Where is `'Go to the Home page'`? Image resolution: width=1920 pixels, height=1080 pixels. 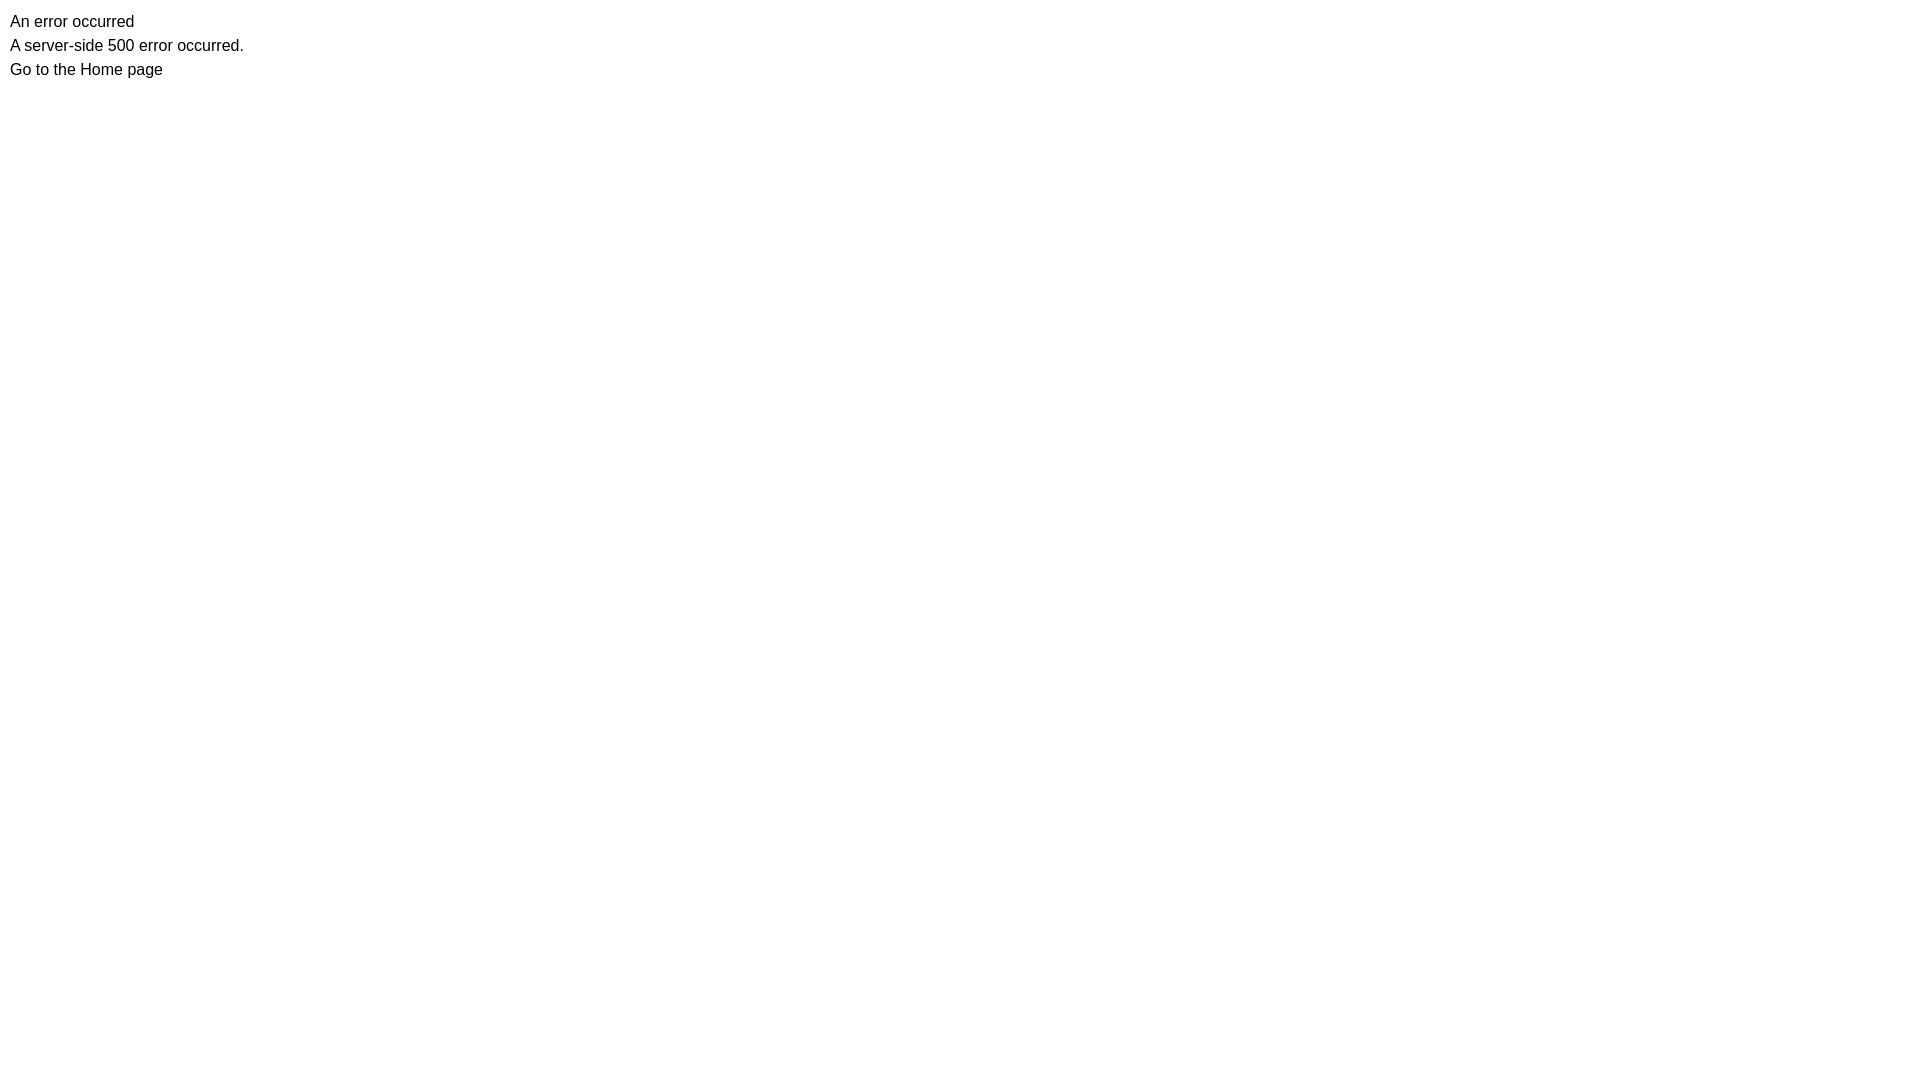
'Go to the Home page' is located at coordinates (9, 68).